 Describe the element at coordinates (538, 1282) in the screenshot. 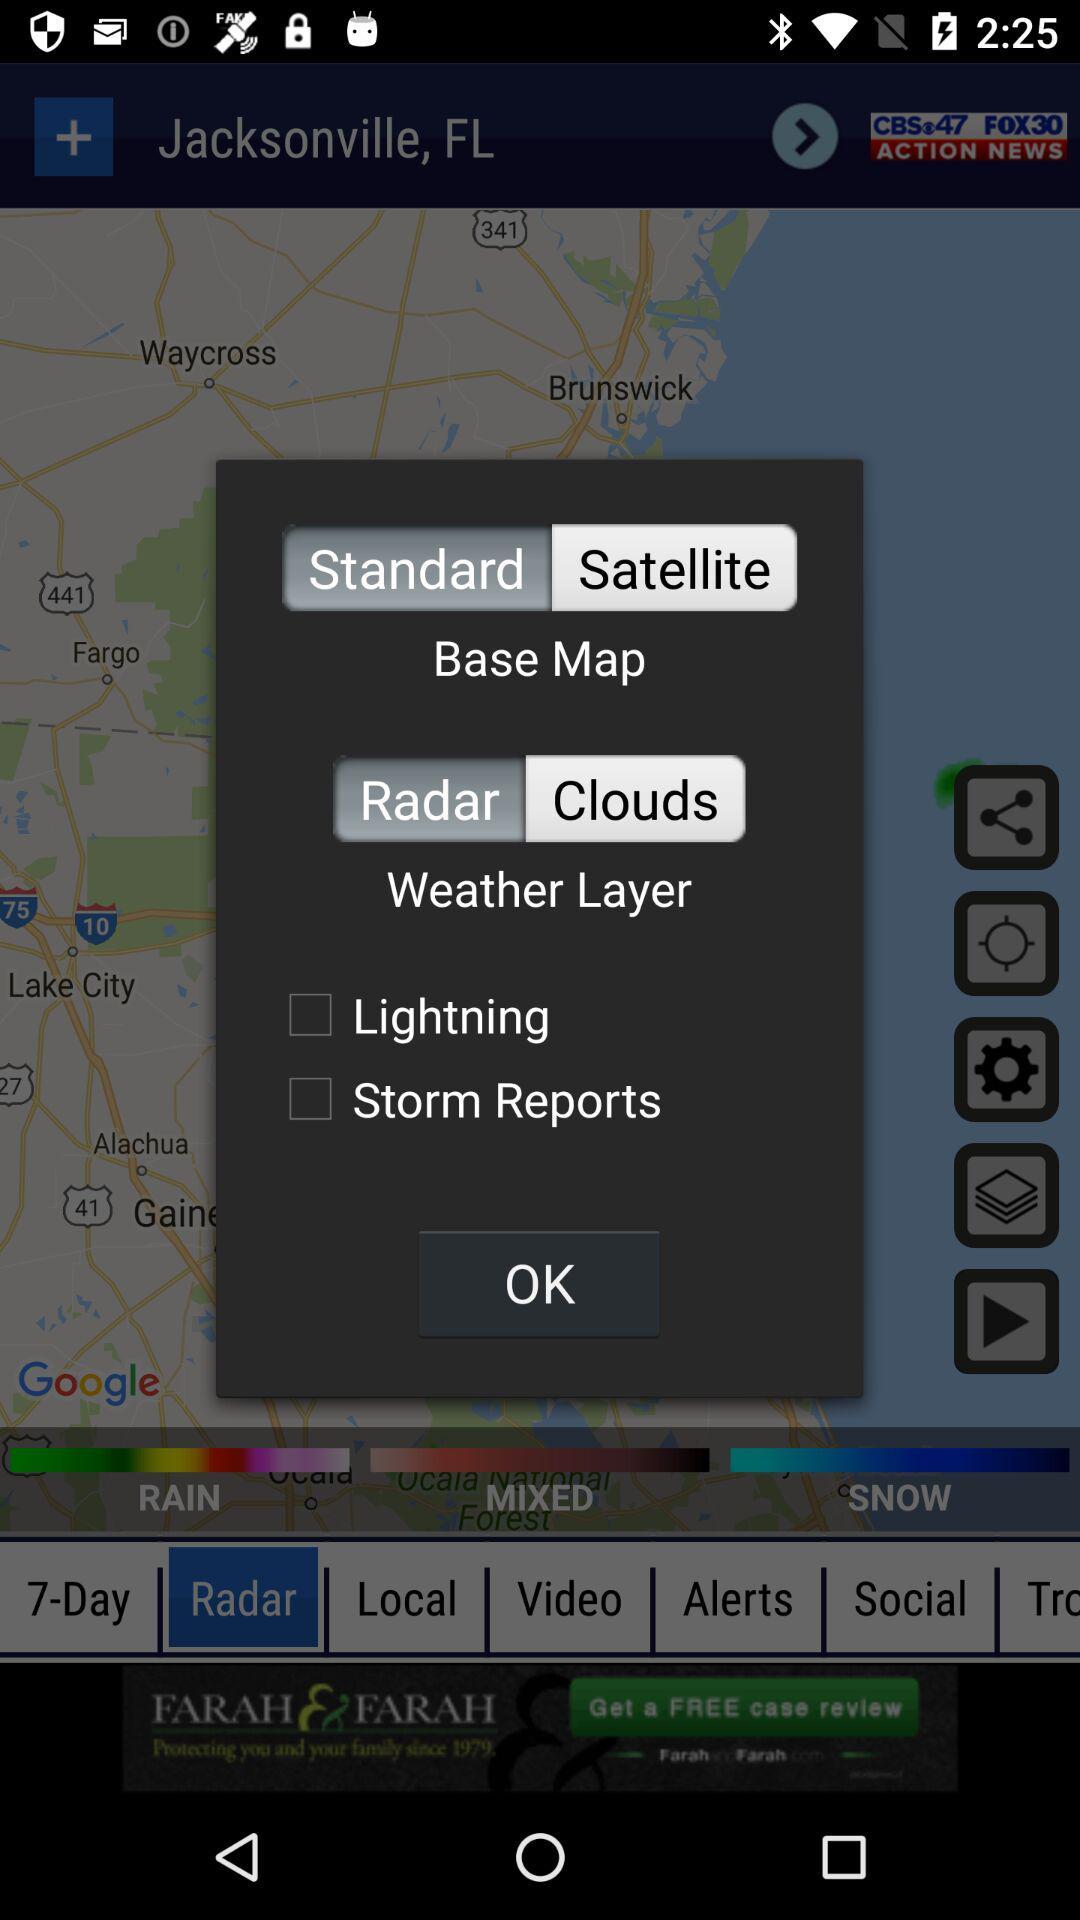

I see `ok item` at that location.